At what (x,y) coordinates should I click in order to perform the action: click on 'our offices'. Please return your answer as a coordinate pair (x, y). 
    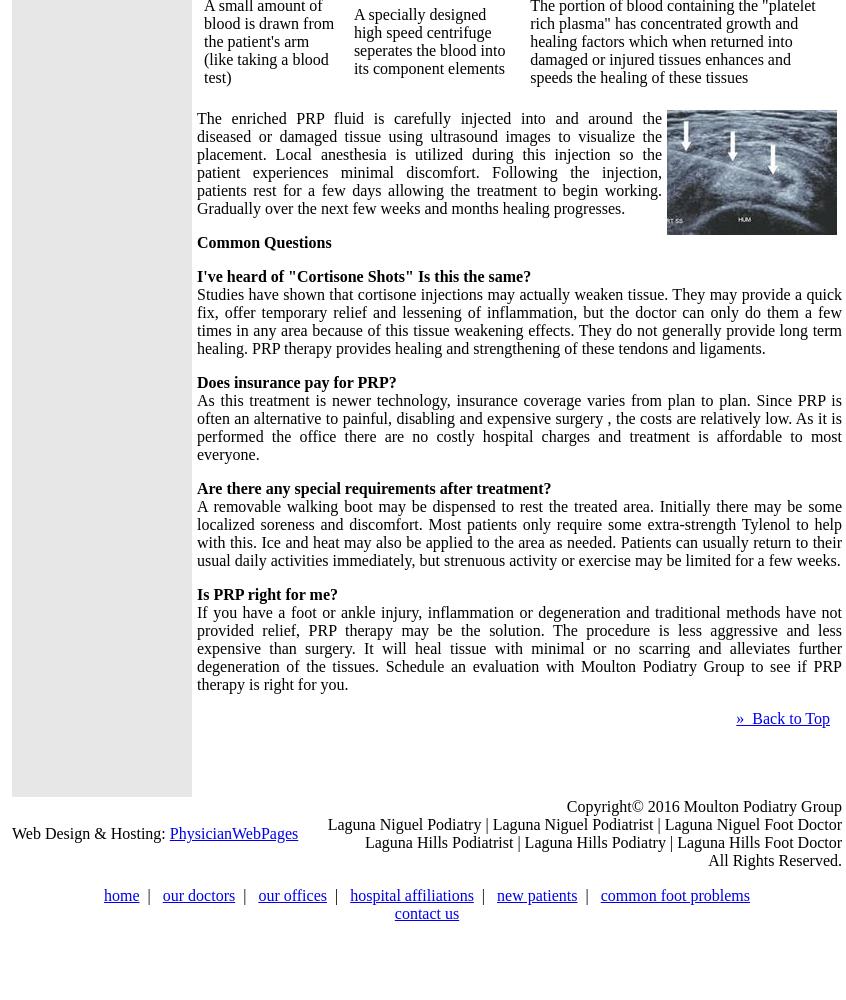
    Looking at the image, I should click on (291, 895).